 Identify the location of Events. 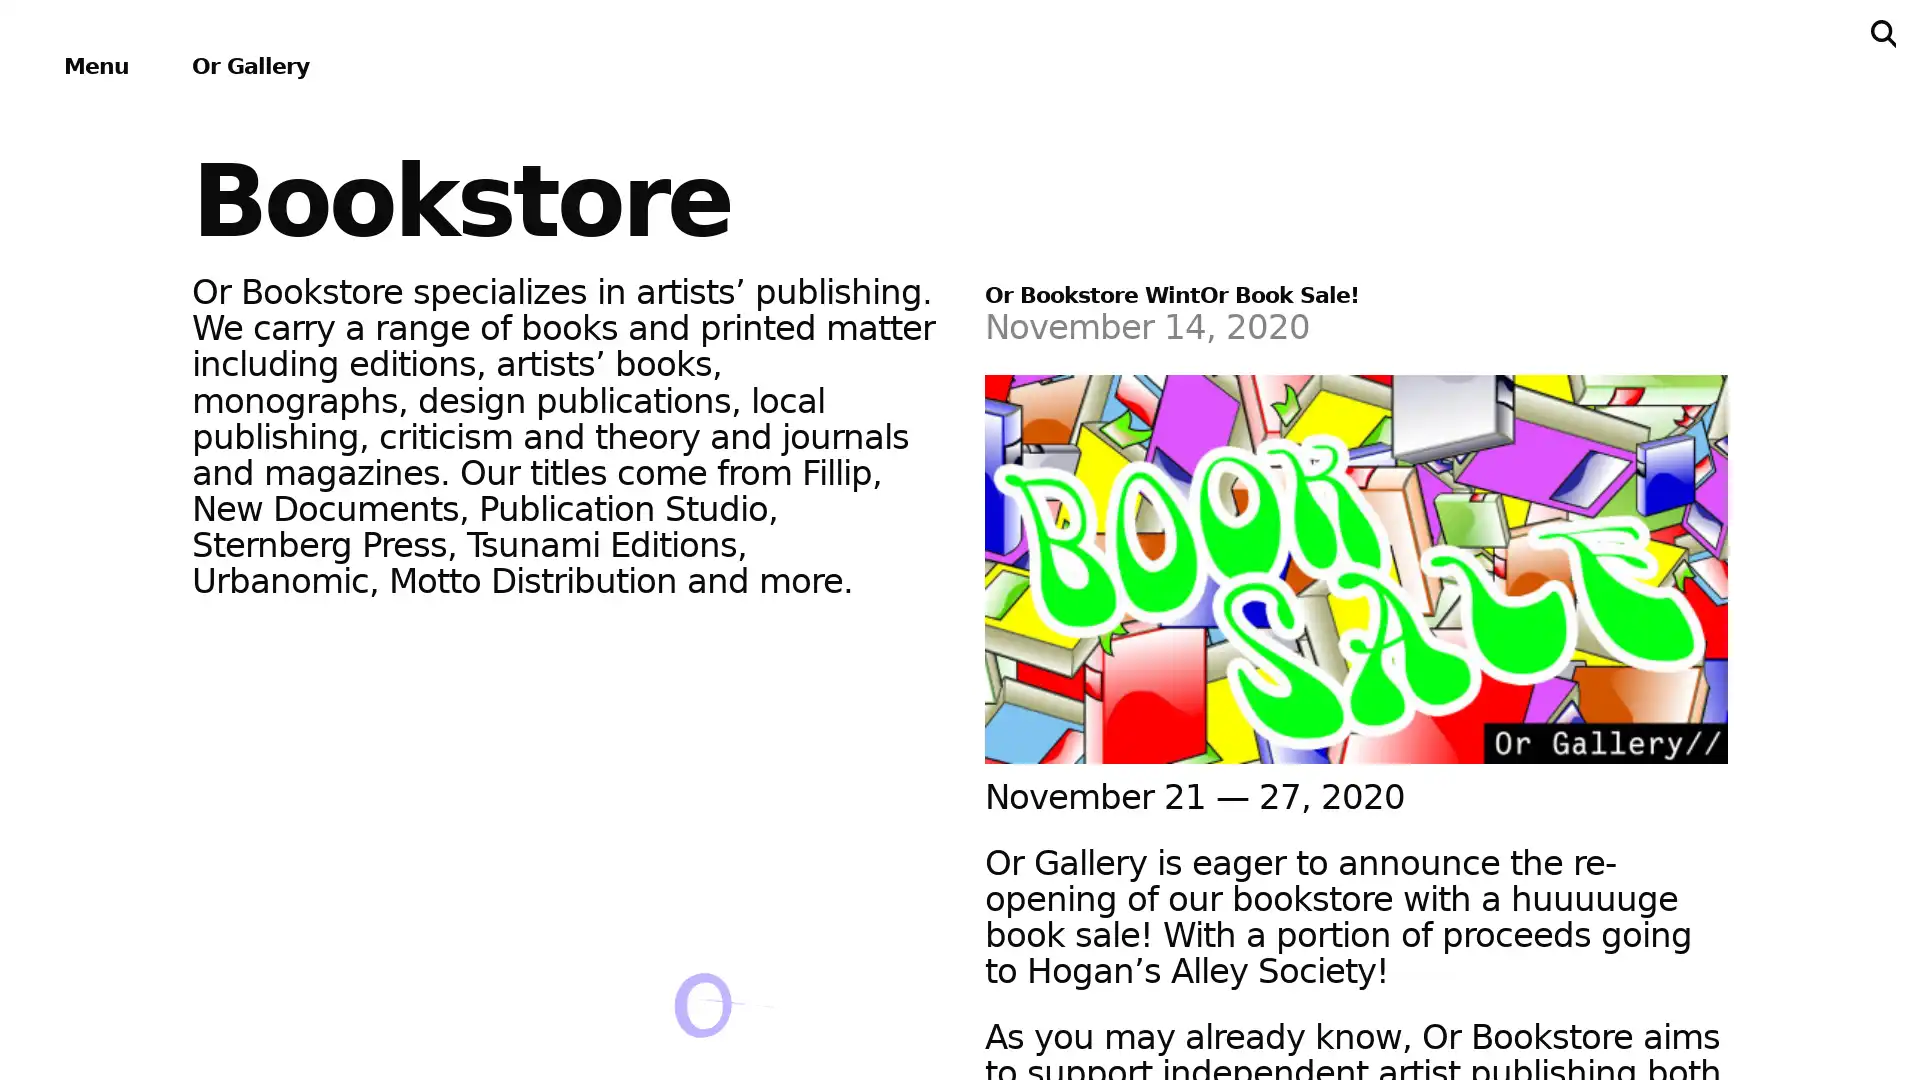
(434, 318).